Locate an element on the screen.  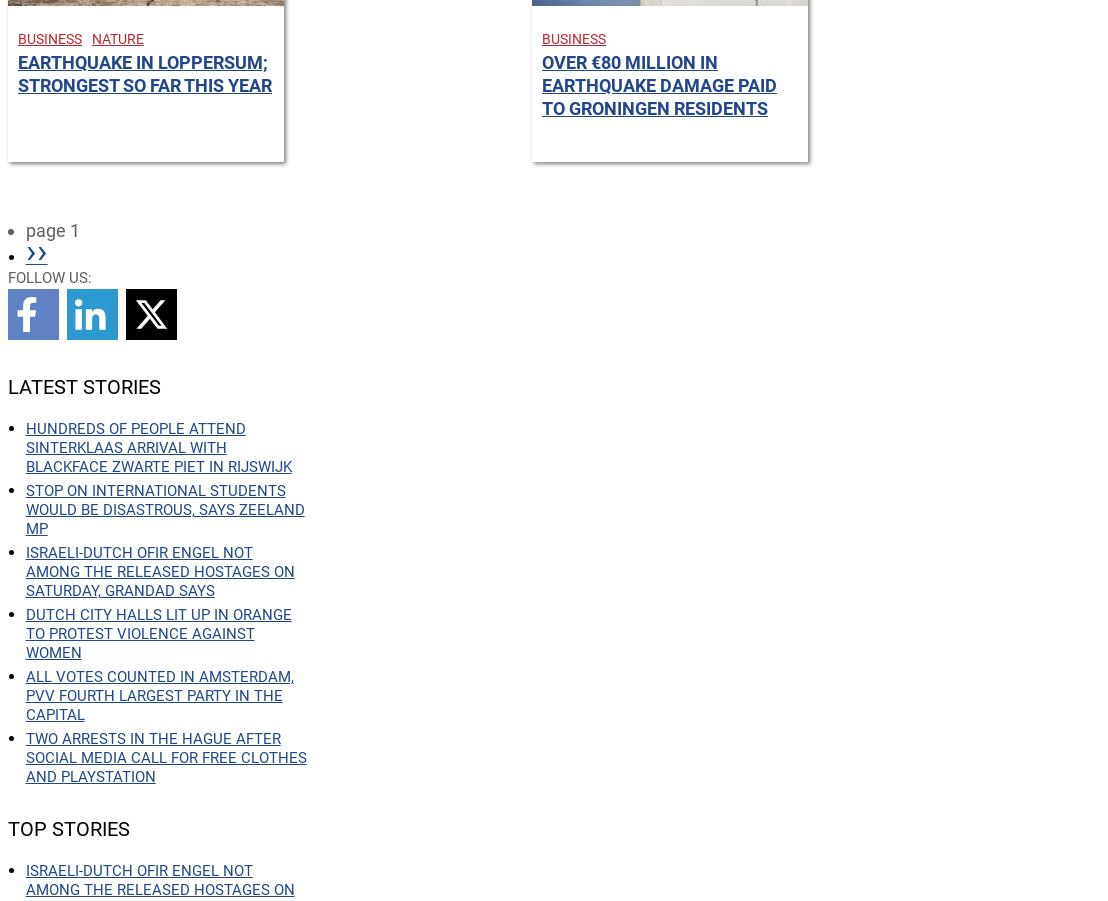
'Over €80 million in earthquake damage paid to Groningen residents' is located at coordinates (659, 83).